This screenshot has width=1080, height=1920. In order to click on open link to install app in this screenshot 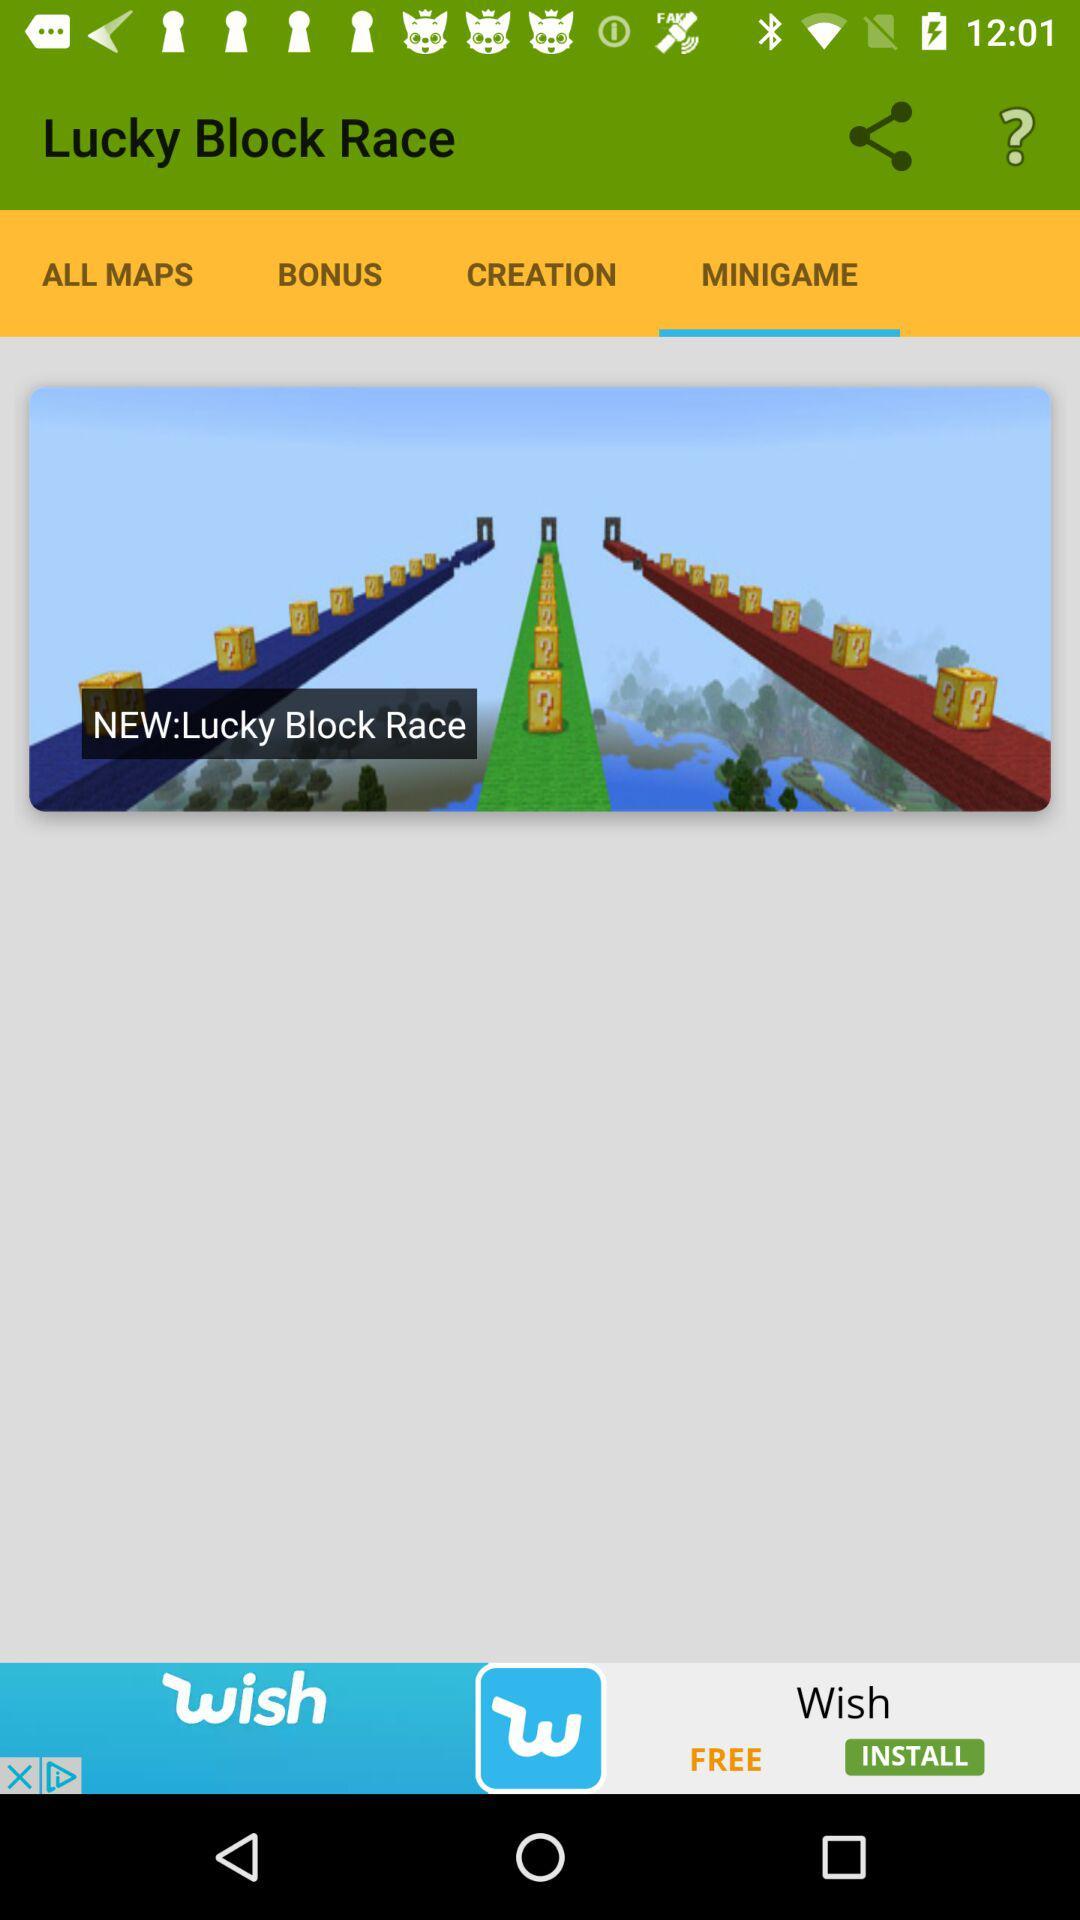, I will do `click(540, 1727)`.